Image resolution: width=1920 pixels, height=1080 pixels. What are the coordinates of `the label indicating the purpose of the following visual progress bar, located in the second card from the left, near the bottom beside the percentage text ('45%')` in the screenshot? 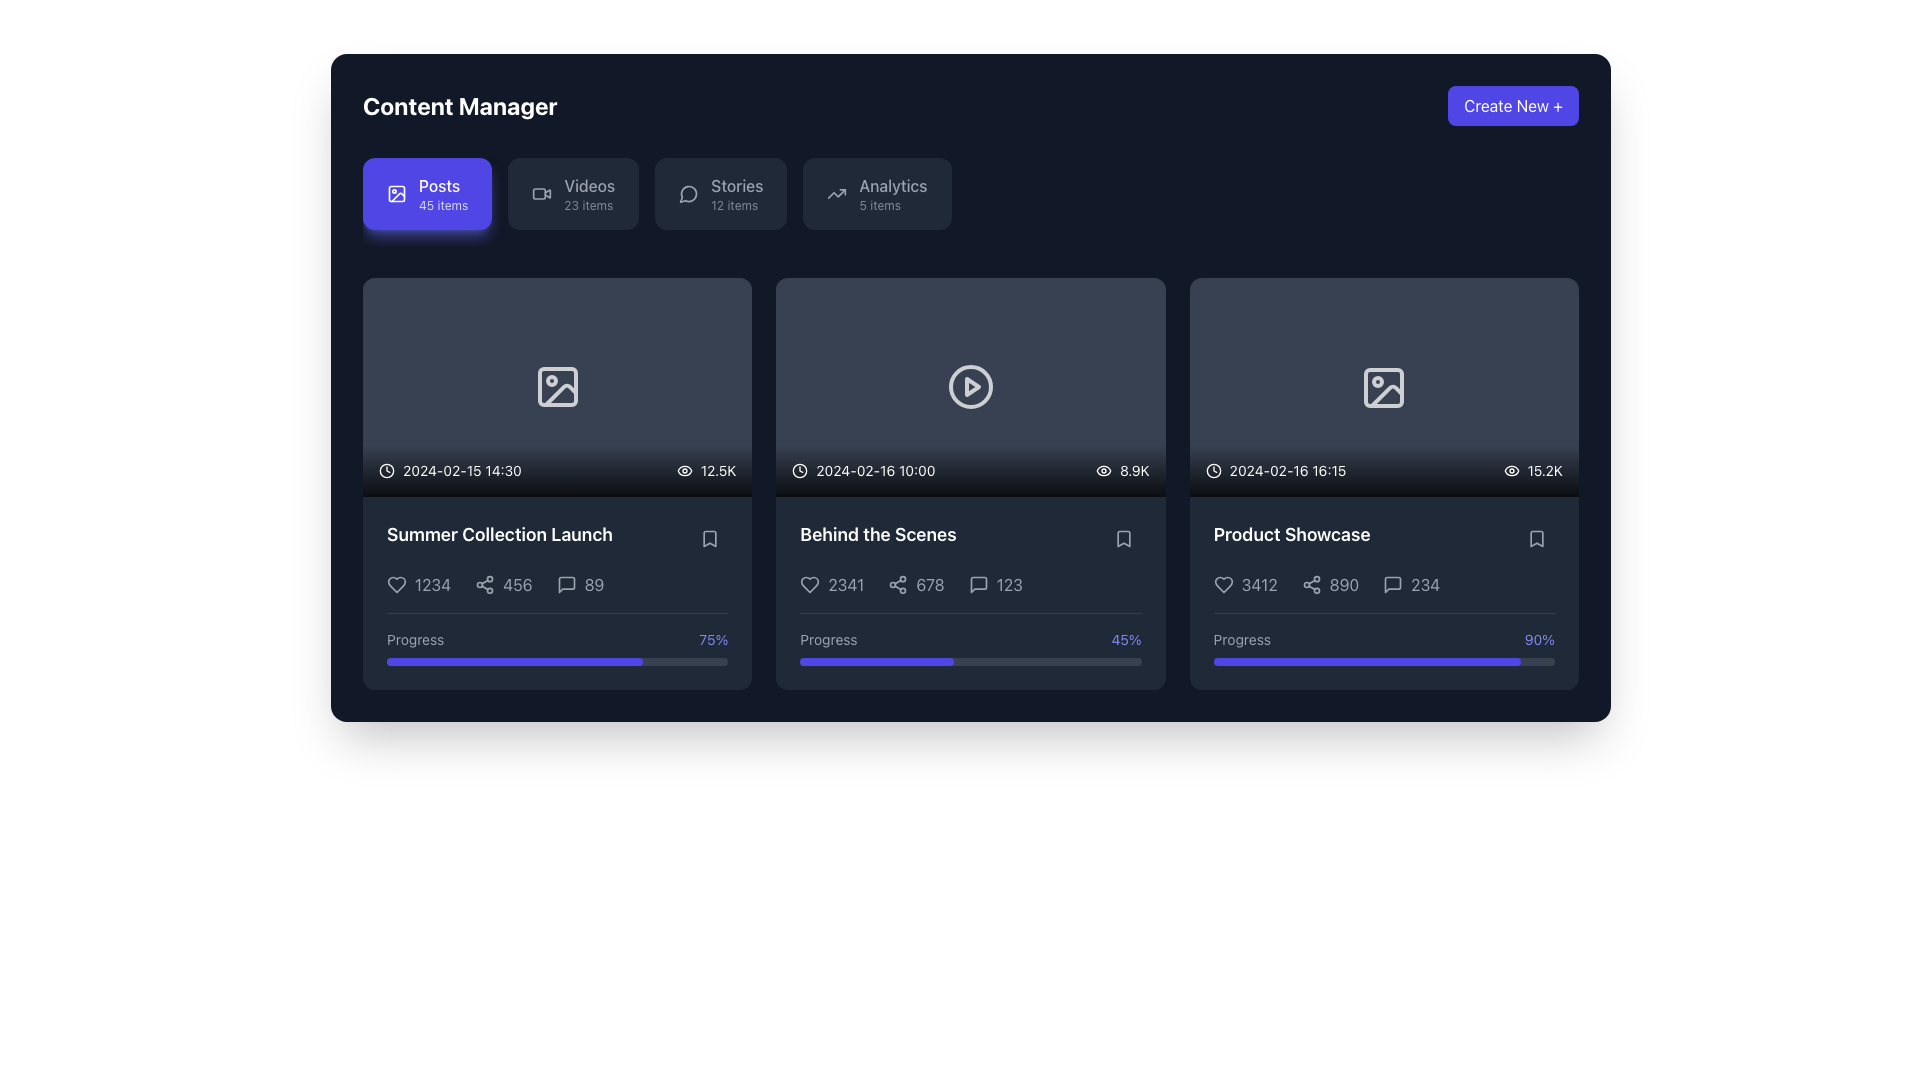 It's located at (829, 640).